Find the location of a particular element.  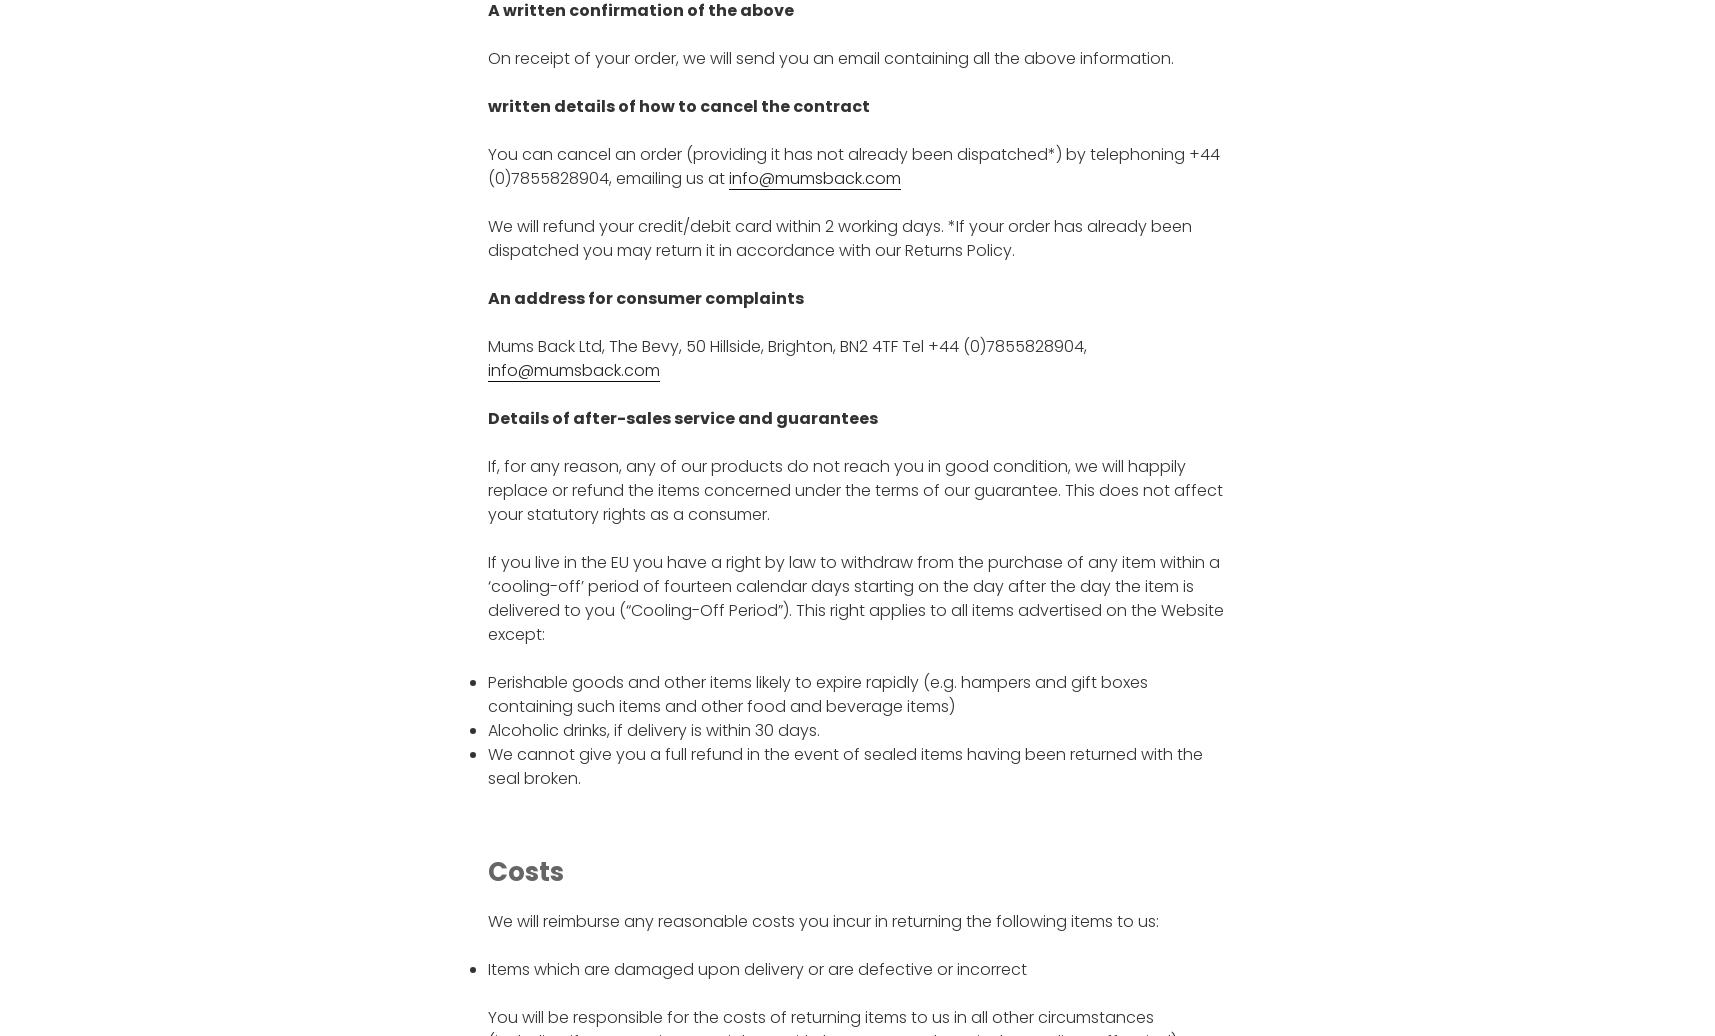

'Costs' is located at coordinates (523, 872).